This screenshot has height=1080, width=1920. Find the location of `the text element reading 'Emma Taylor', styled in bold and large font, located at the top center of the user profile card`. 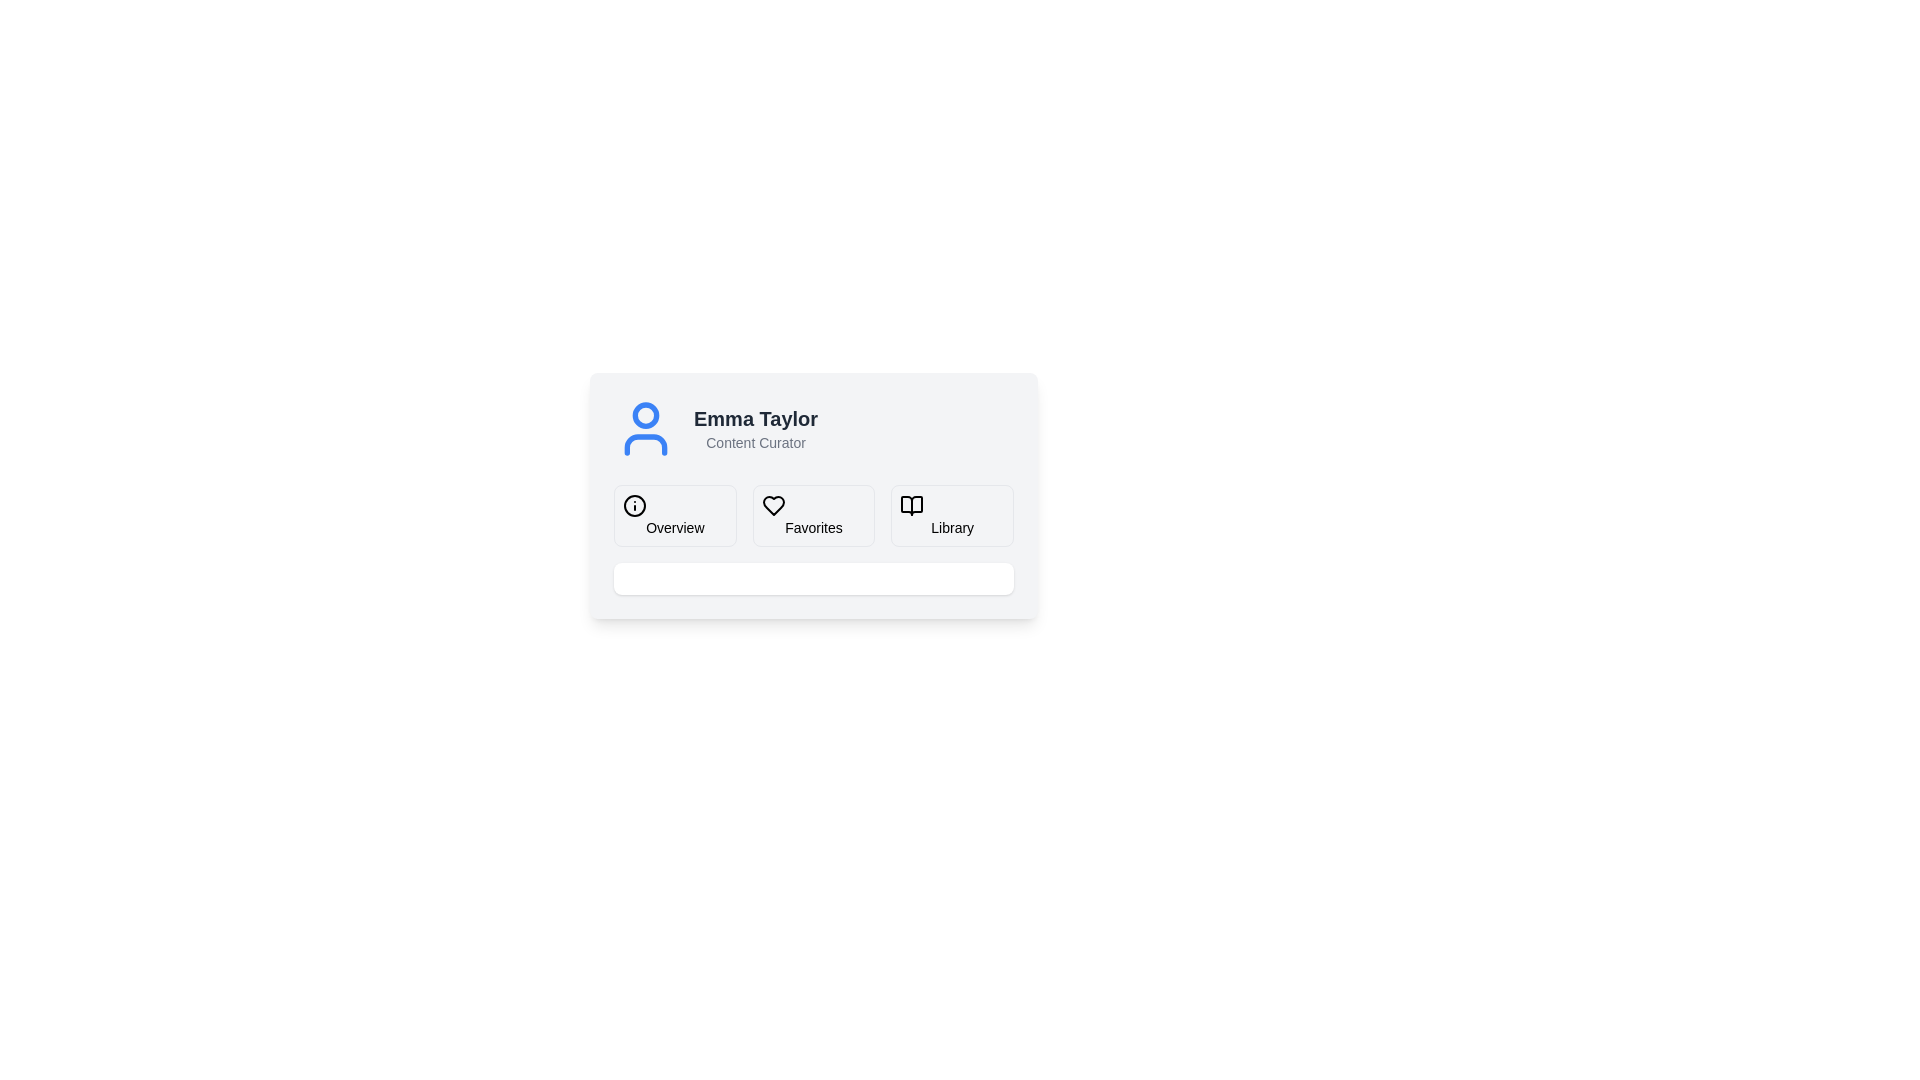

the text element reading 'Emma Taylor', styled in bold and large font, located at the top center of the user profile card is located at coordinates (755, 418).